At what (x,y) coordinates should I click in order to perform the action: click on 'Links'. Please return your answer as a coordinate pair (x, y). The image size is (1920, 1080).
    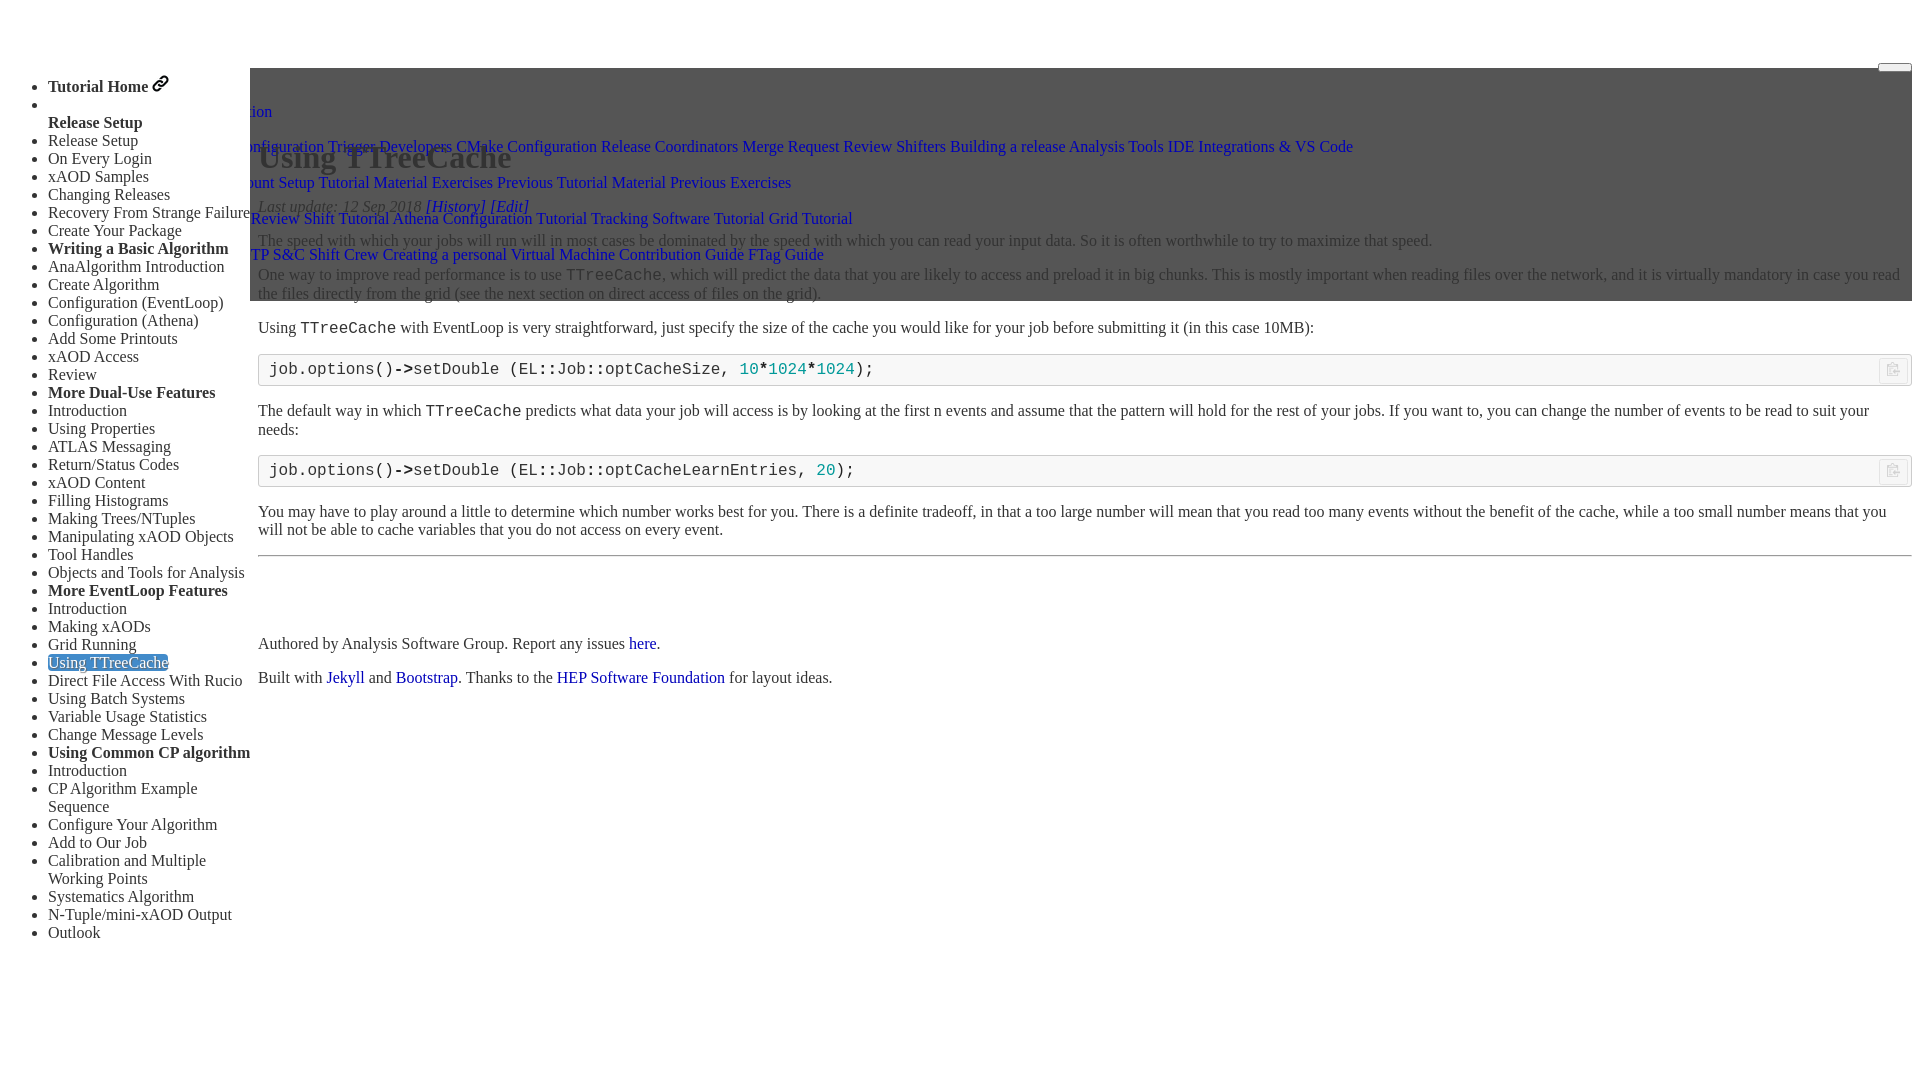
    Looking at the image, I should click on (76, 234).